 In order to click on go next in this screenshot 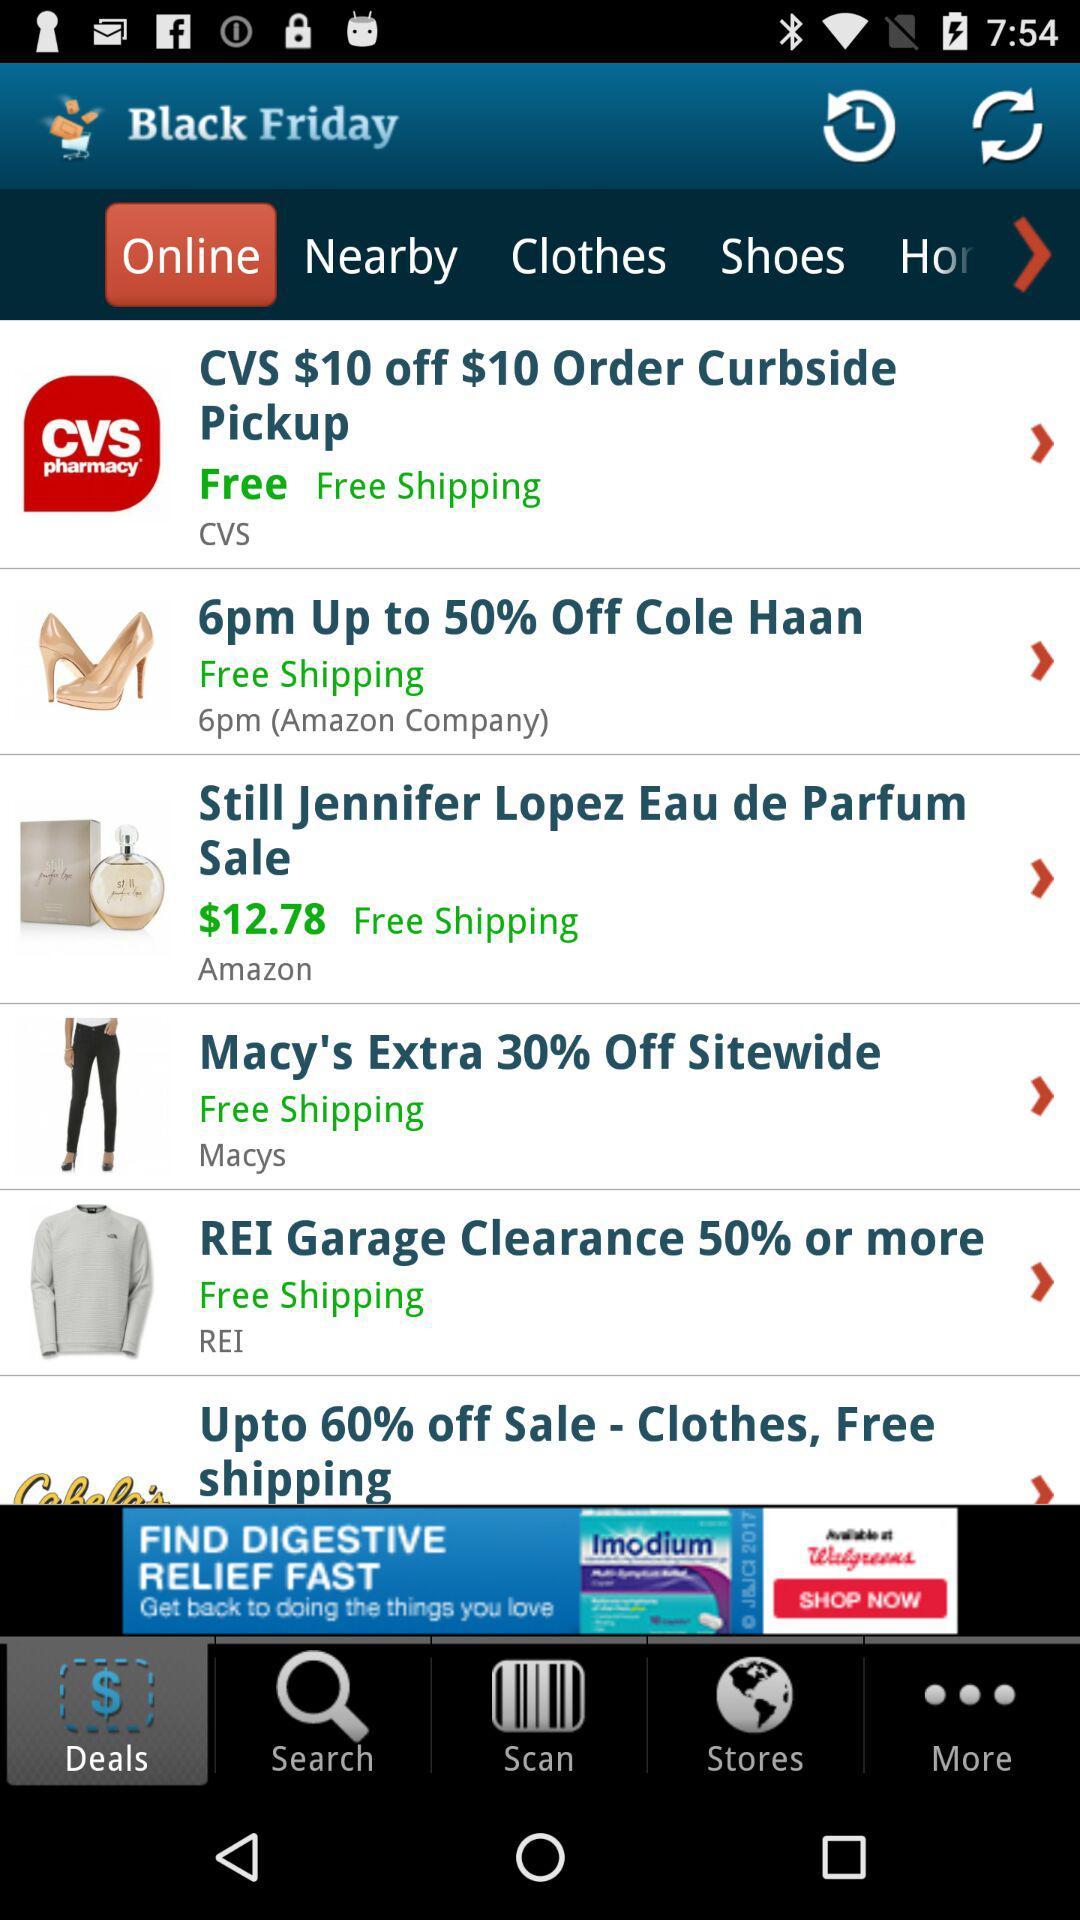, I will do `click(1027, 253)`.